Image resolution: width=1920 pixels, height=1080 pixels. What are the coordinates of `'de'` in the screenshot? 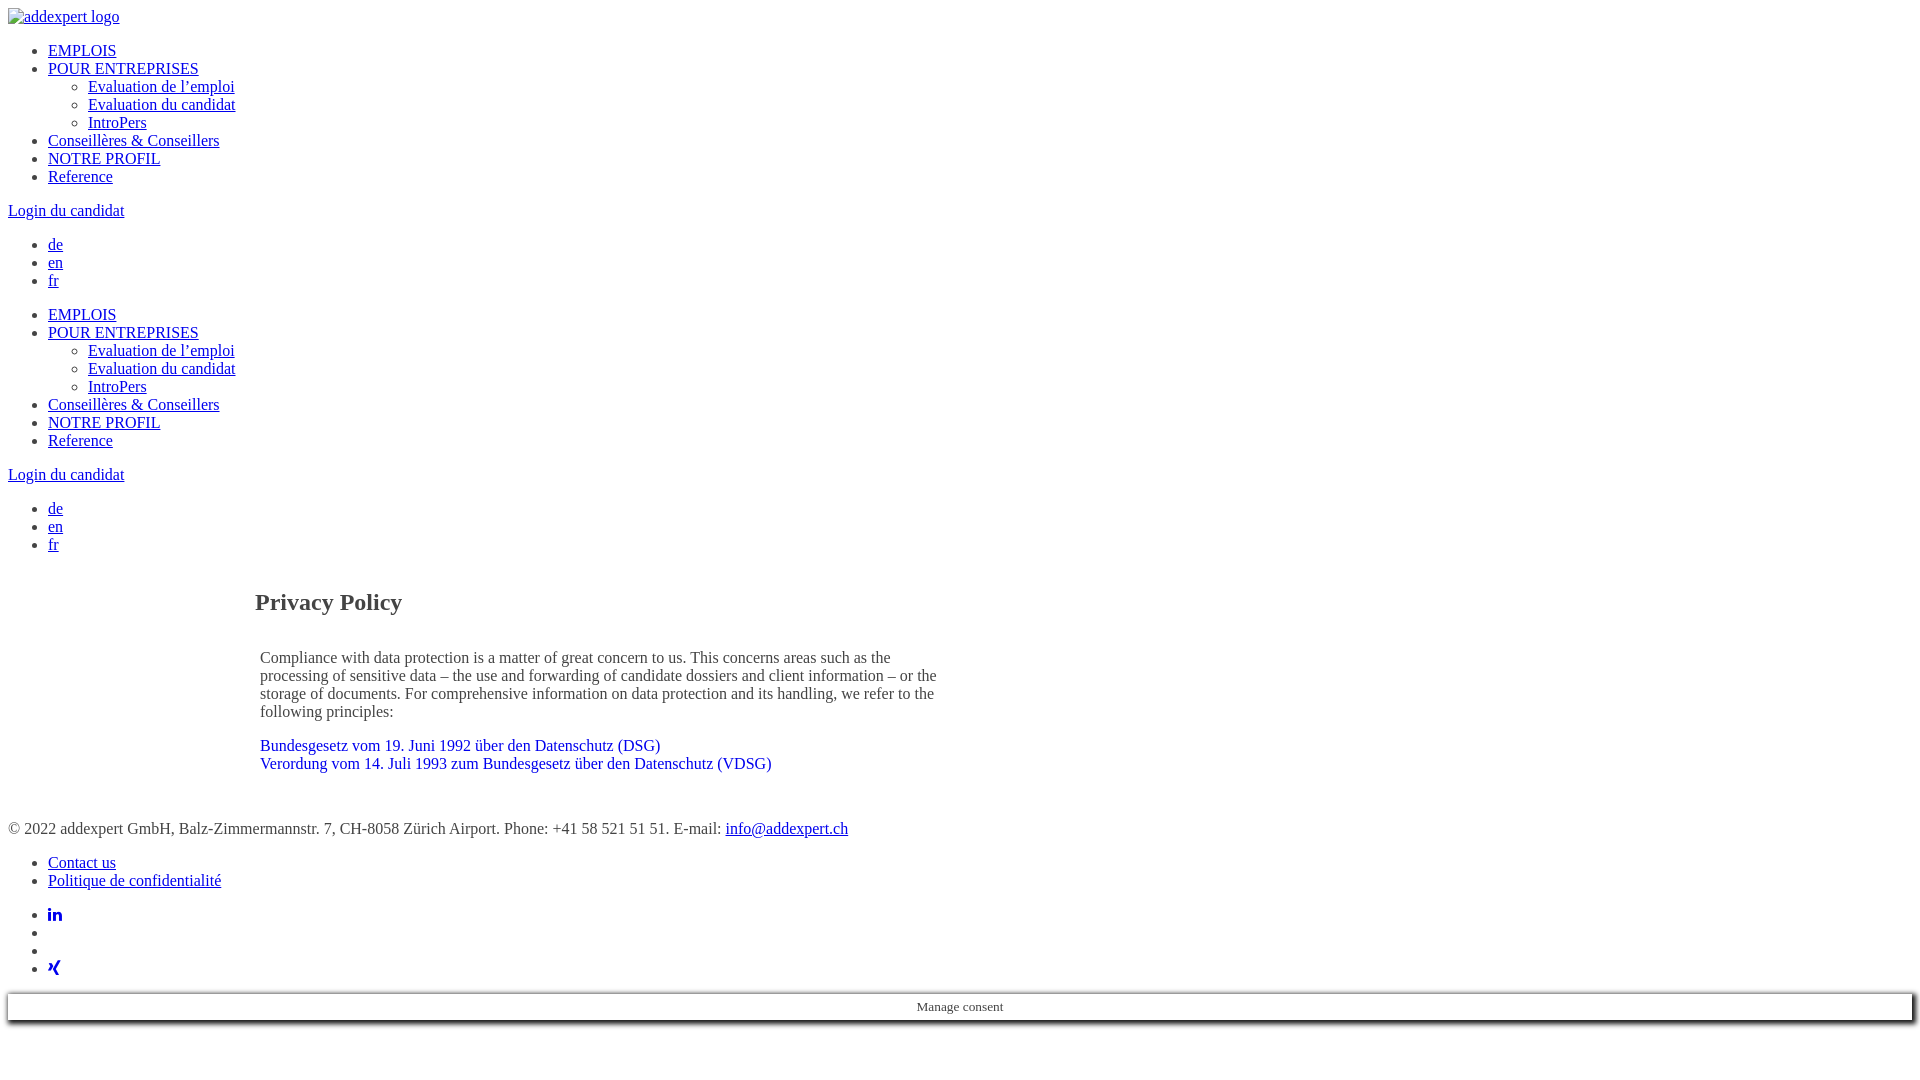 It's located at (55, 243).